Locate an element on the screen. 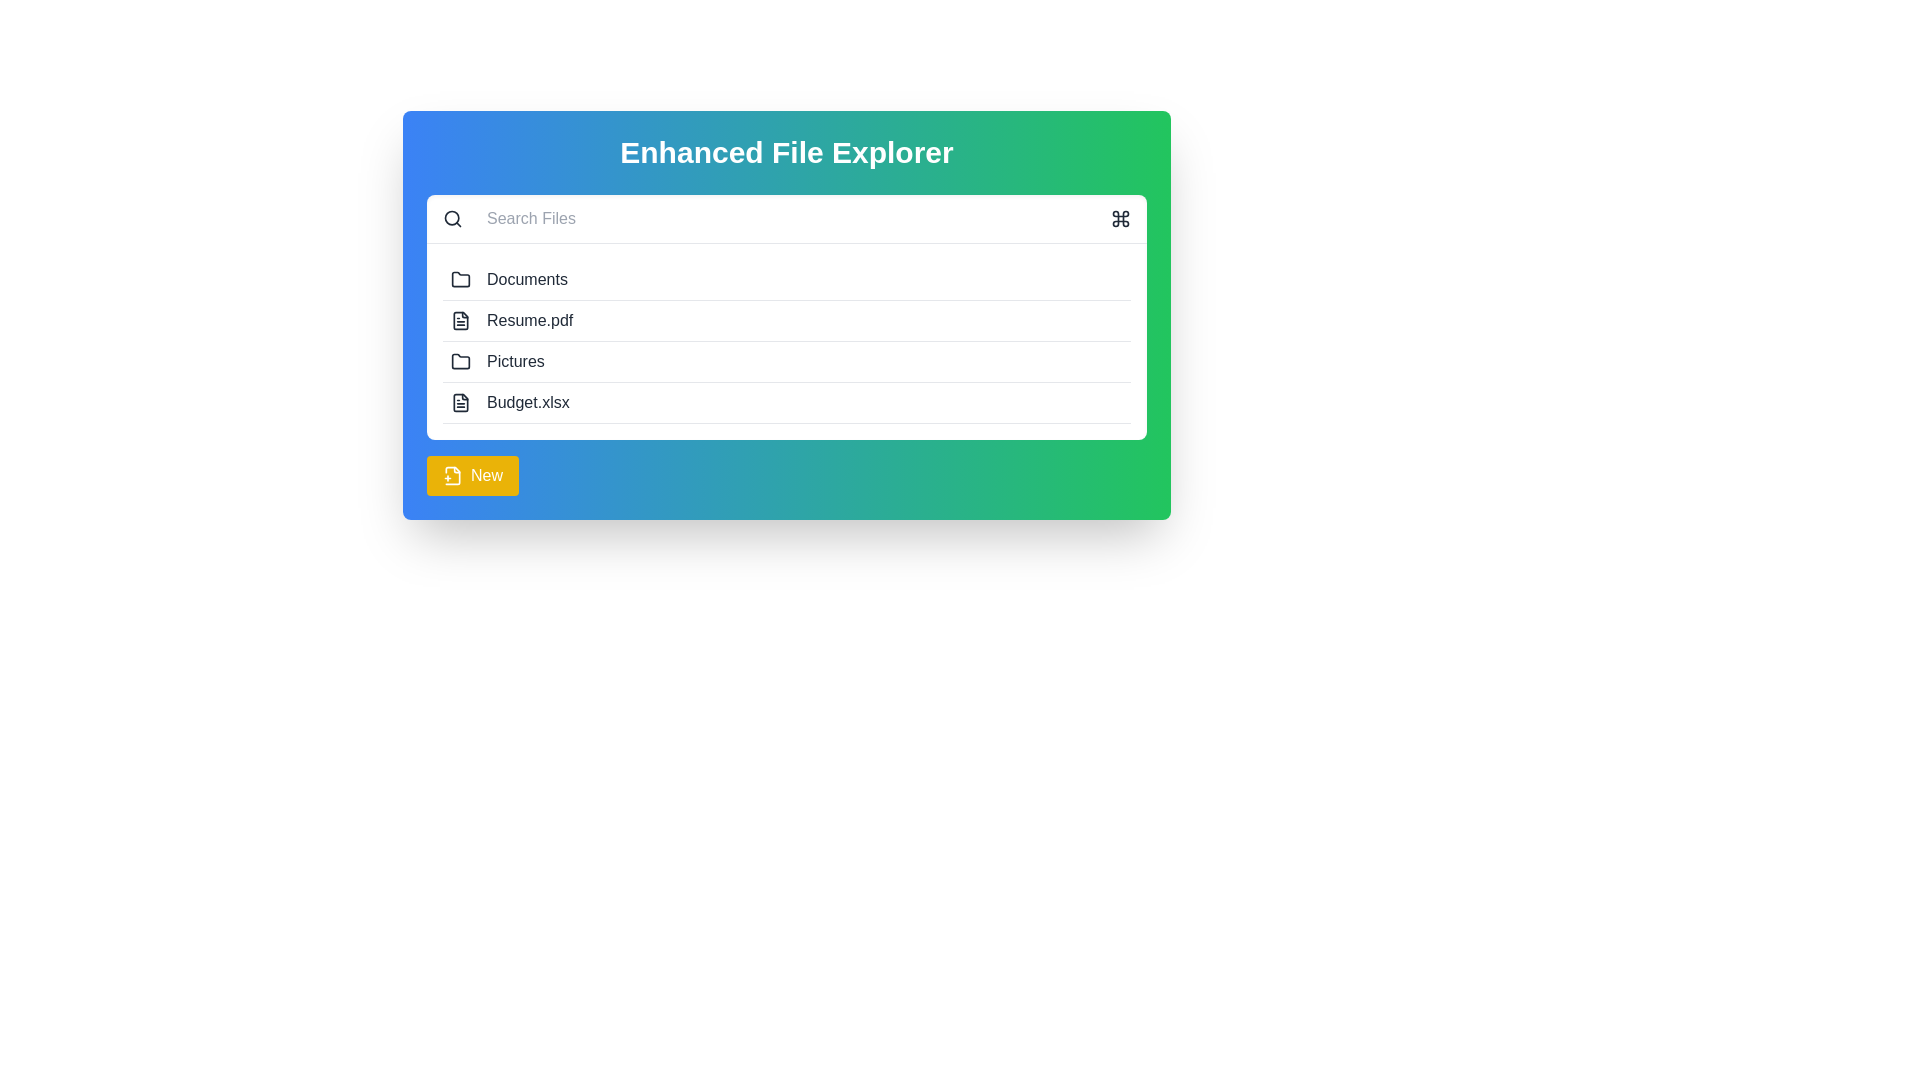 This screenshot has height=1080, width=1920. the circular graphical icon component of the search icon located to the left of the 'Search Files' text input field is located at coordinates (451, 218).